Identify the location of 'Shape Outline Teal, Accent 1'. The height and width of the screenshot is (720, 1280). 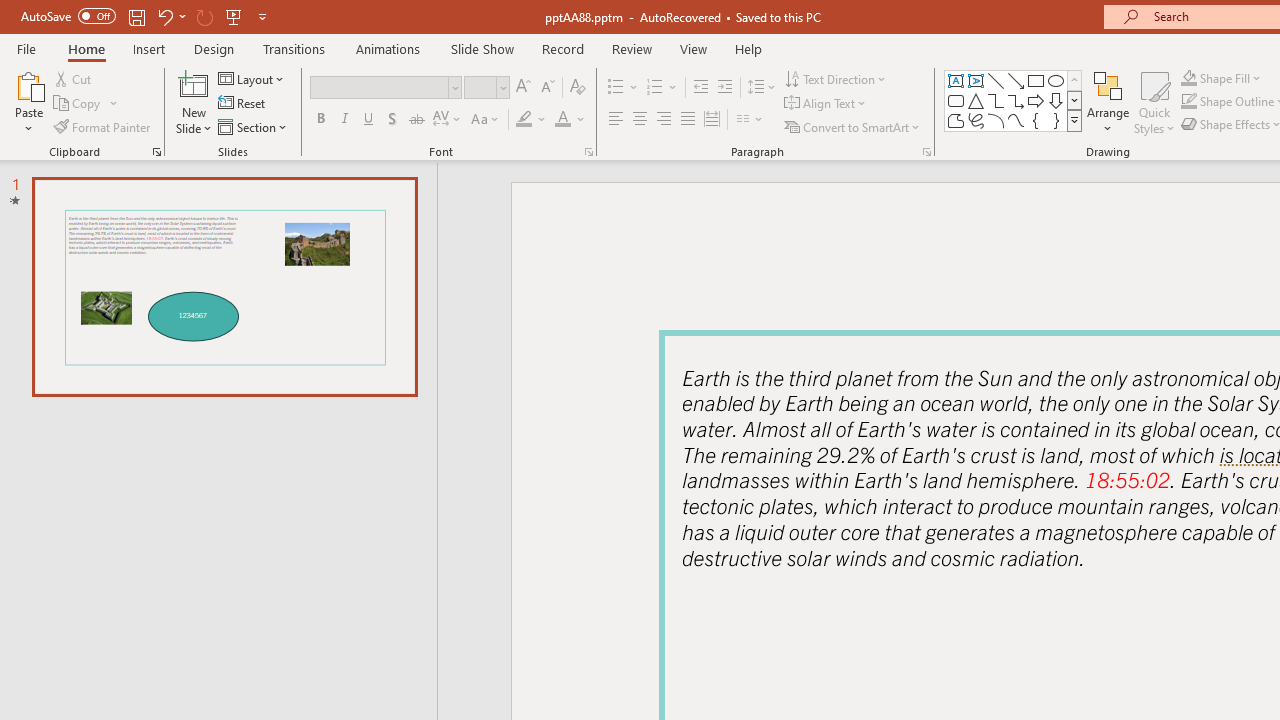
(1189, 101).